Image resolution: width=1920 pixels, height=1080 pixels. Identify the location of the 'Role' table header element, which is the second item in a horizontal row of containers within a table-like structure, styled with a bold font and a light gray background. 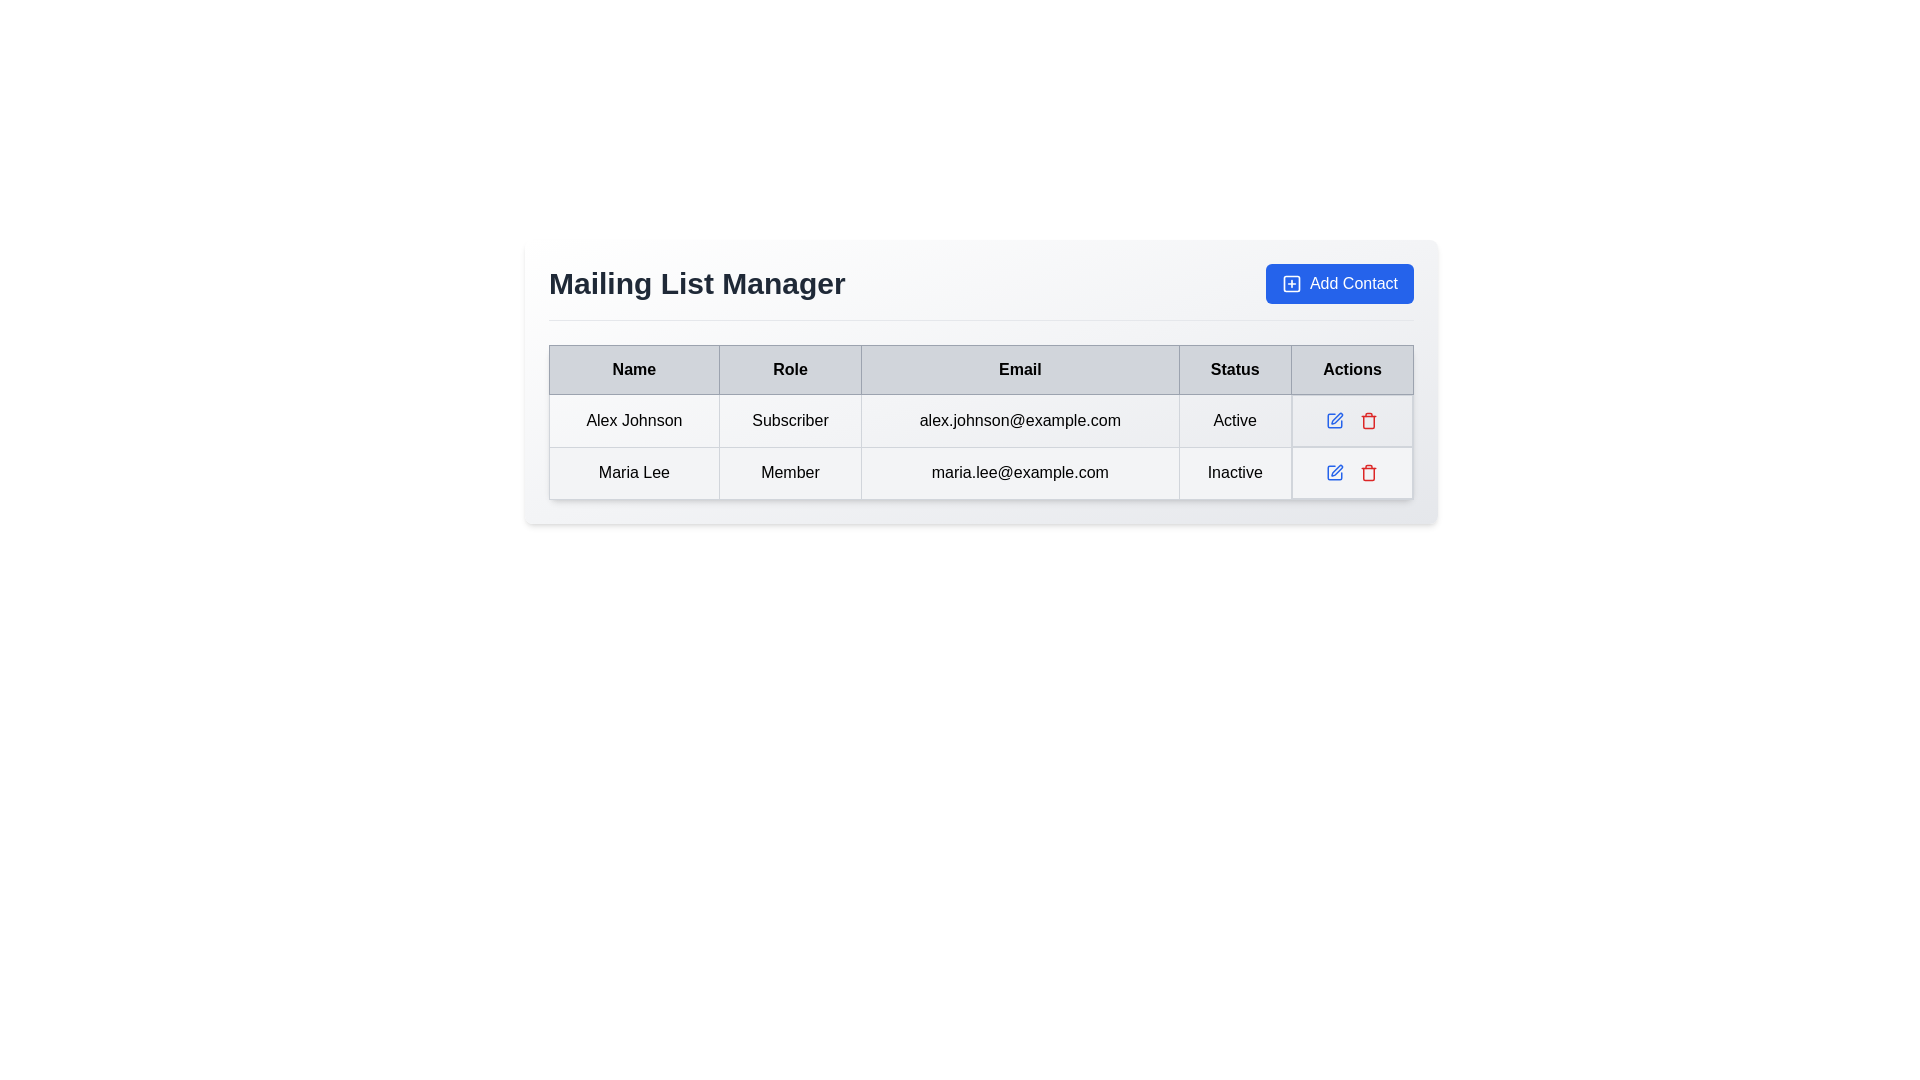
(789, 370).